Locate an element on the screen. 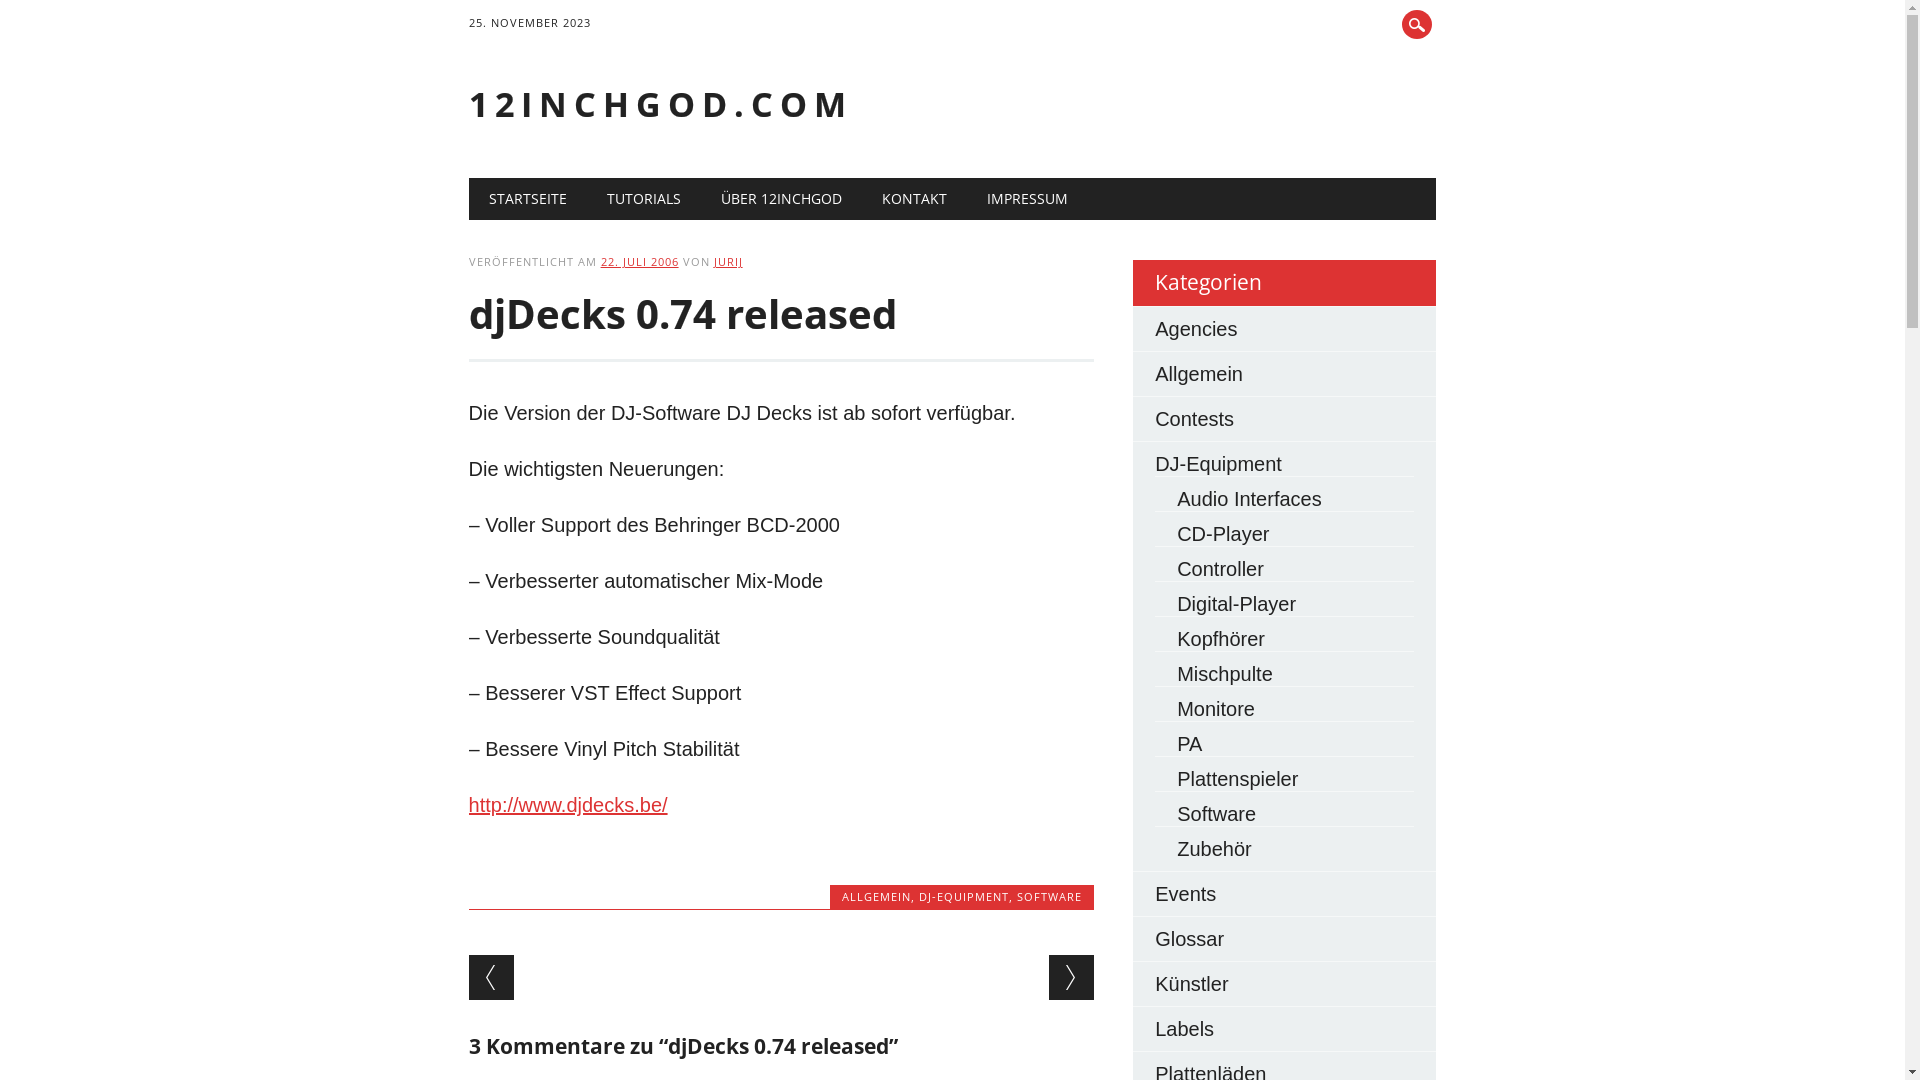 The width and height of the screenshot is (1920, 1080). 'Agencies' is located at coordinates (1195, 327).